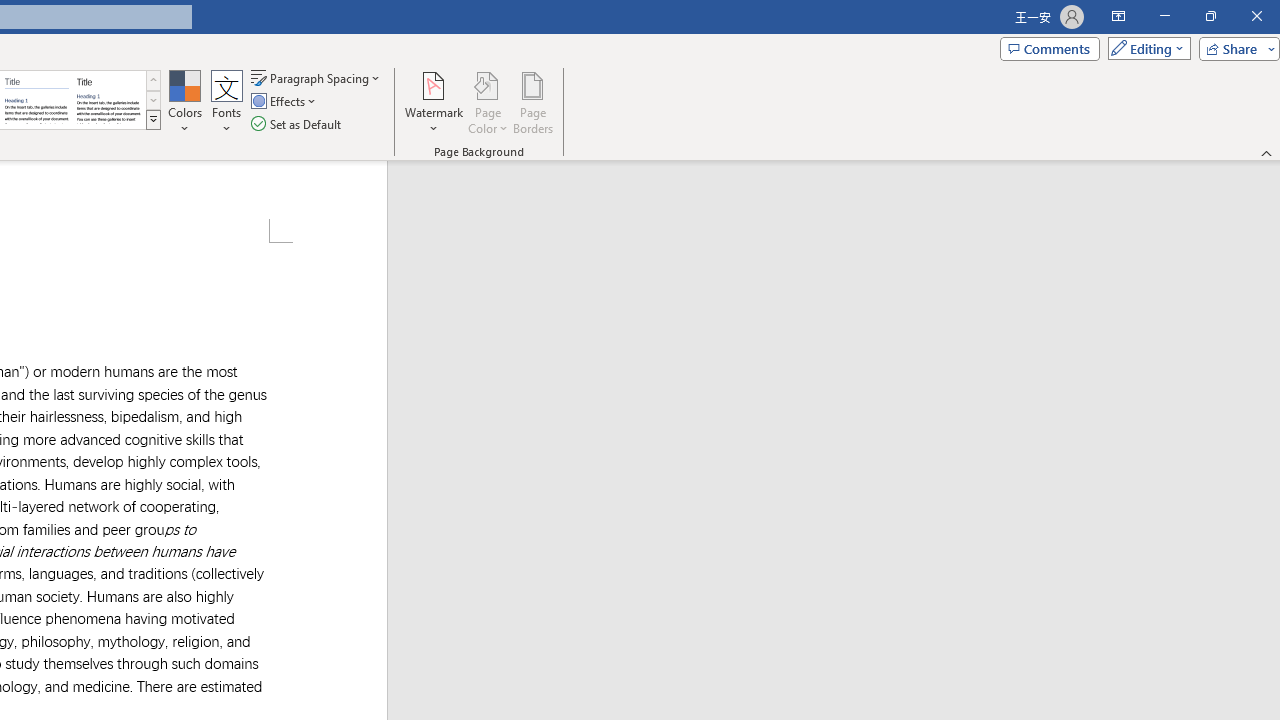 This screenshot has width=1280, height=720. Describe the element at coordinates (284, 101) in the screenshot. I see `'Effects'` at that location.